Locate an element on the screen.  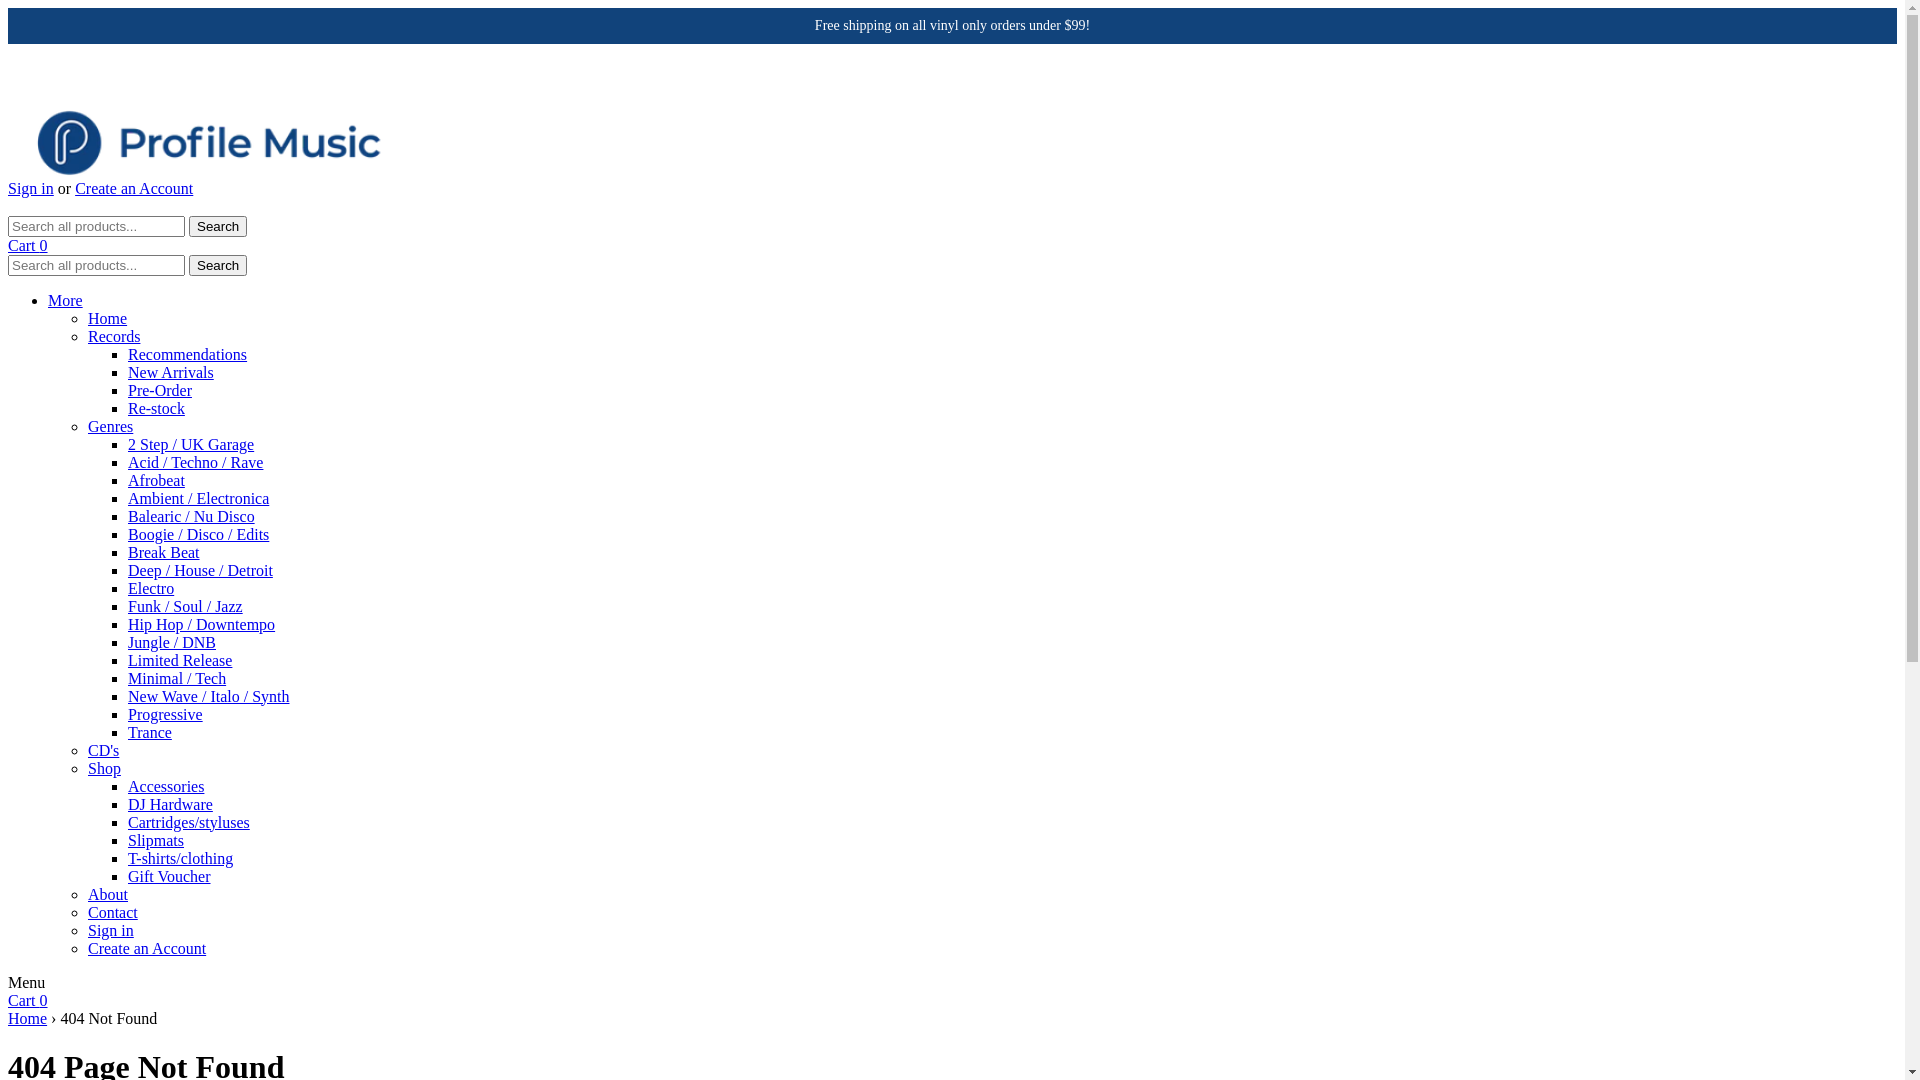
'Sign in' is located at coordinates (109, 930).